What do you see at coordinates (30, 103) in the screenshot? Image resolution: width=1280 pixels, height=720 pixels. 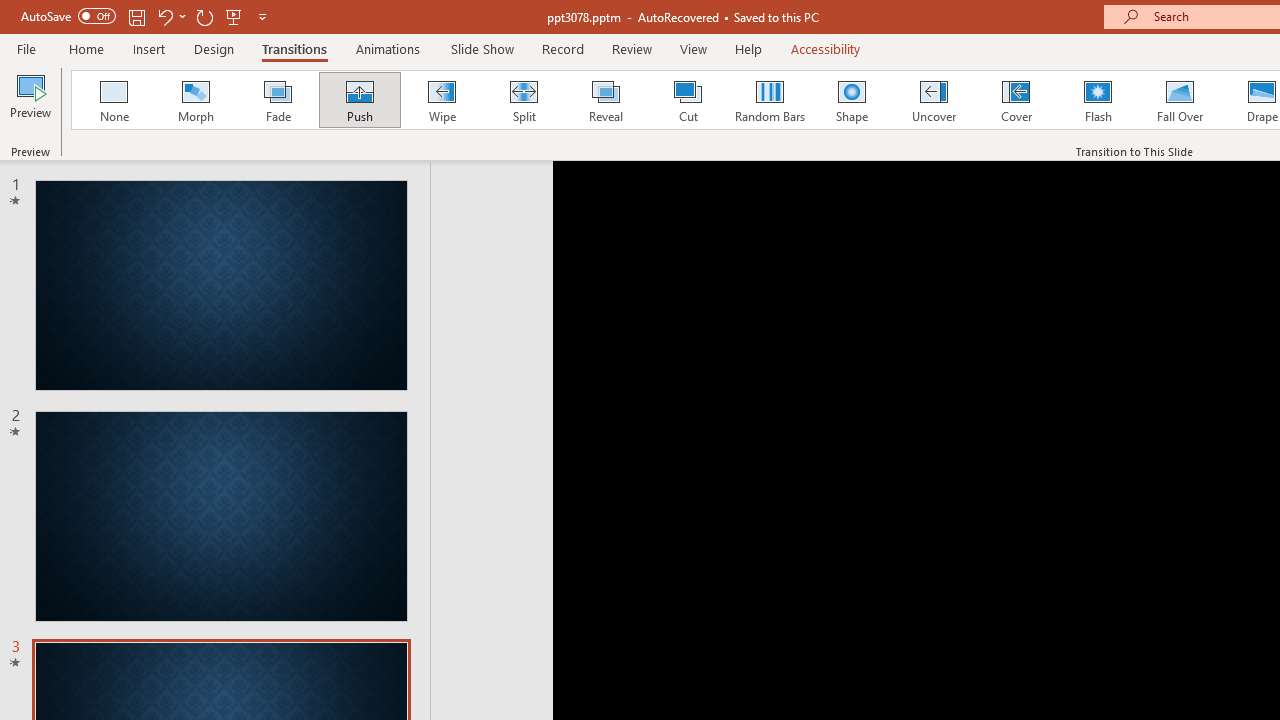 I see `'Preview'` at bounding box center [30, 103].